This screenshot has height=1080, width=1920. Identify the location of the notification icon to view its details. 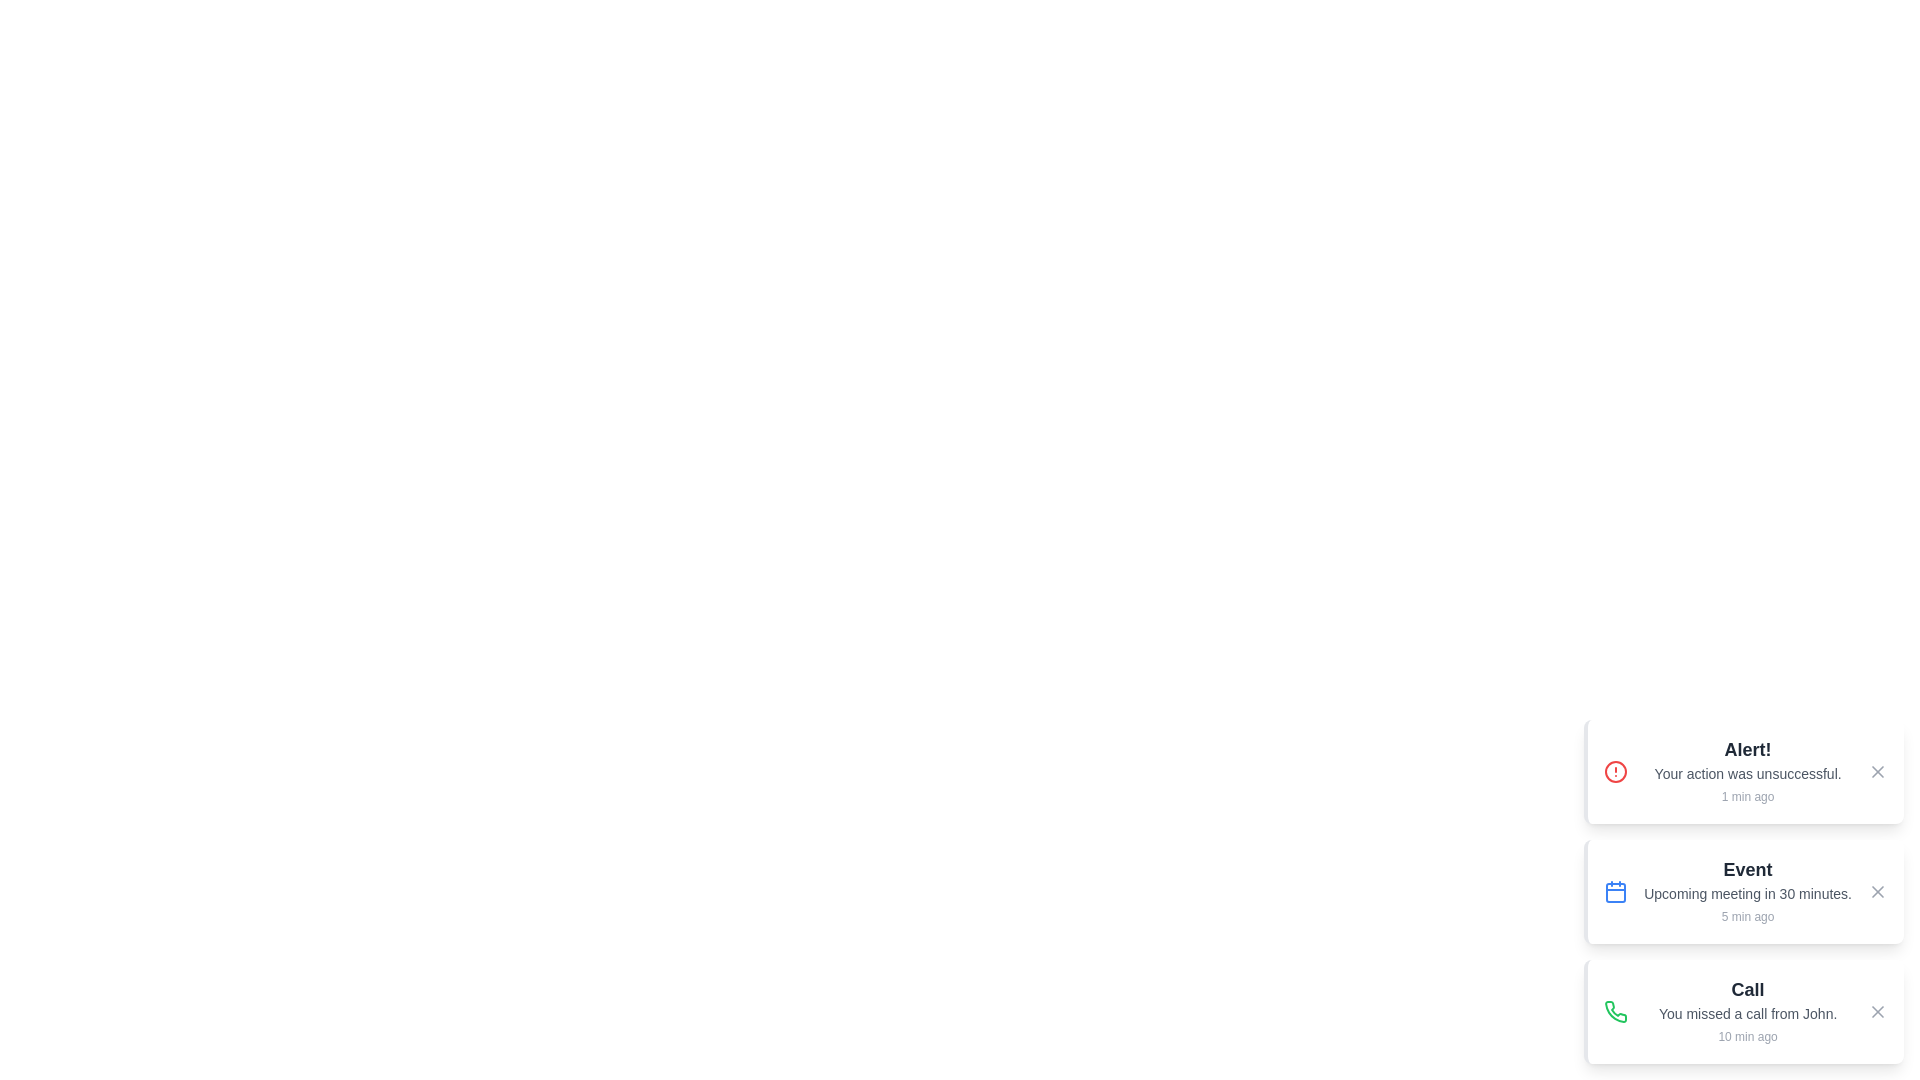
(1616, 770).